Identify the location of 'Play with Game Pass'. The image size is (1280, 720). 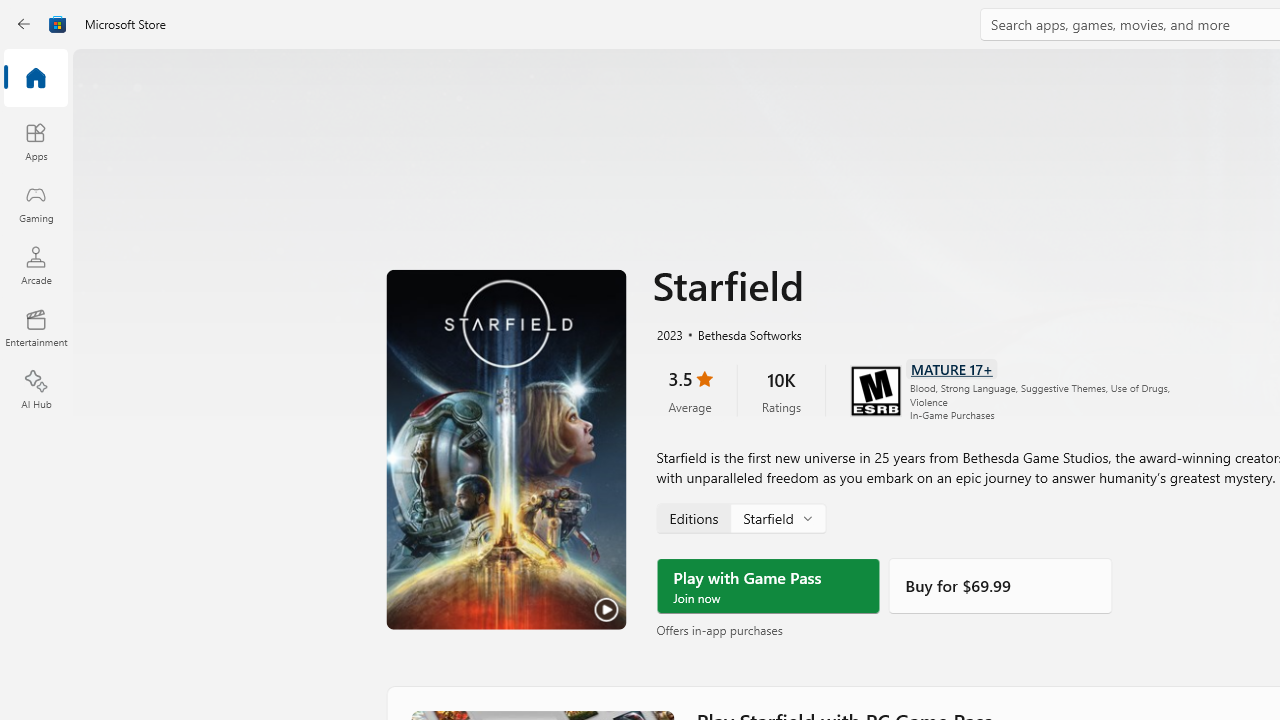
(767, 585).